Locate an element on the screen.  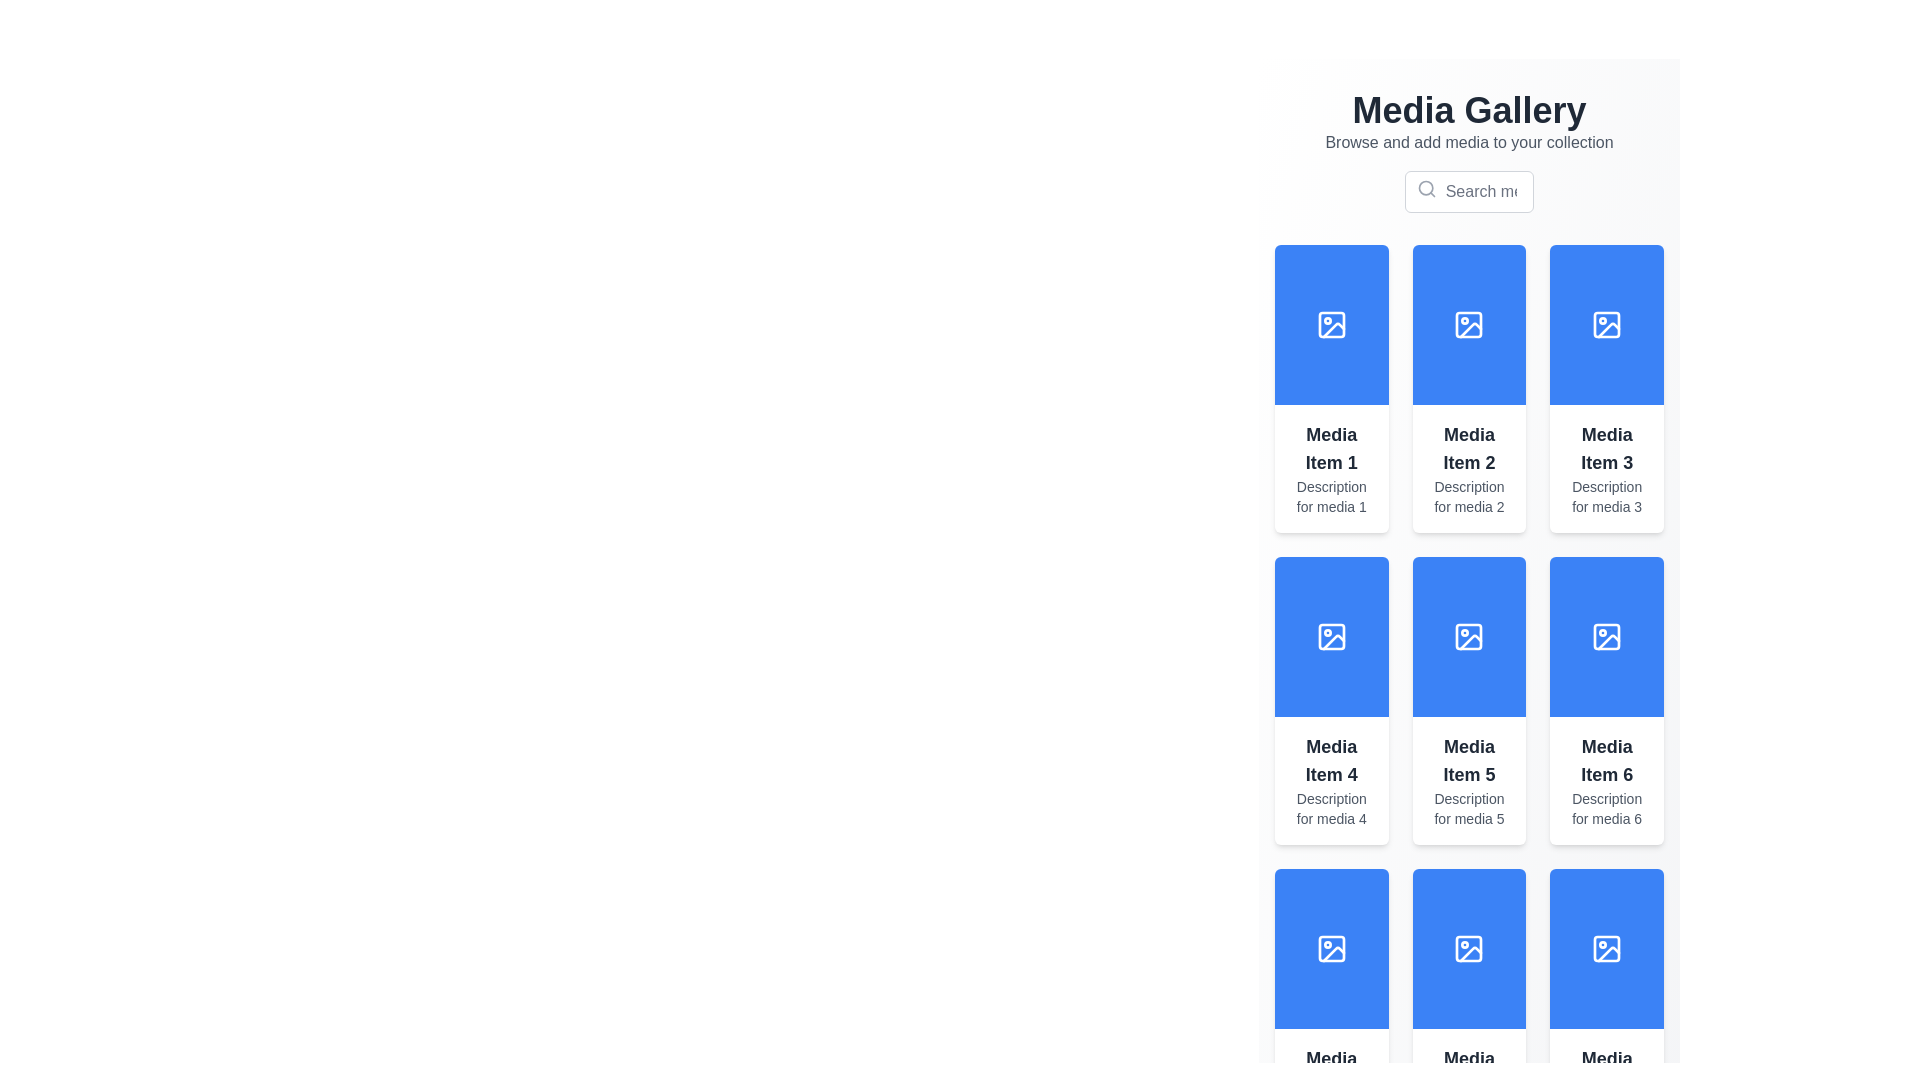
the text label displaying 'Media Item 3', which is a bold and larger font positioned at the top of a card layout is located at coordinates (1607, 447).